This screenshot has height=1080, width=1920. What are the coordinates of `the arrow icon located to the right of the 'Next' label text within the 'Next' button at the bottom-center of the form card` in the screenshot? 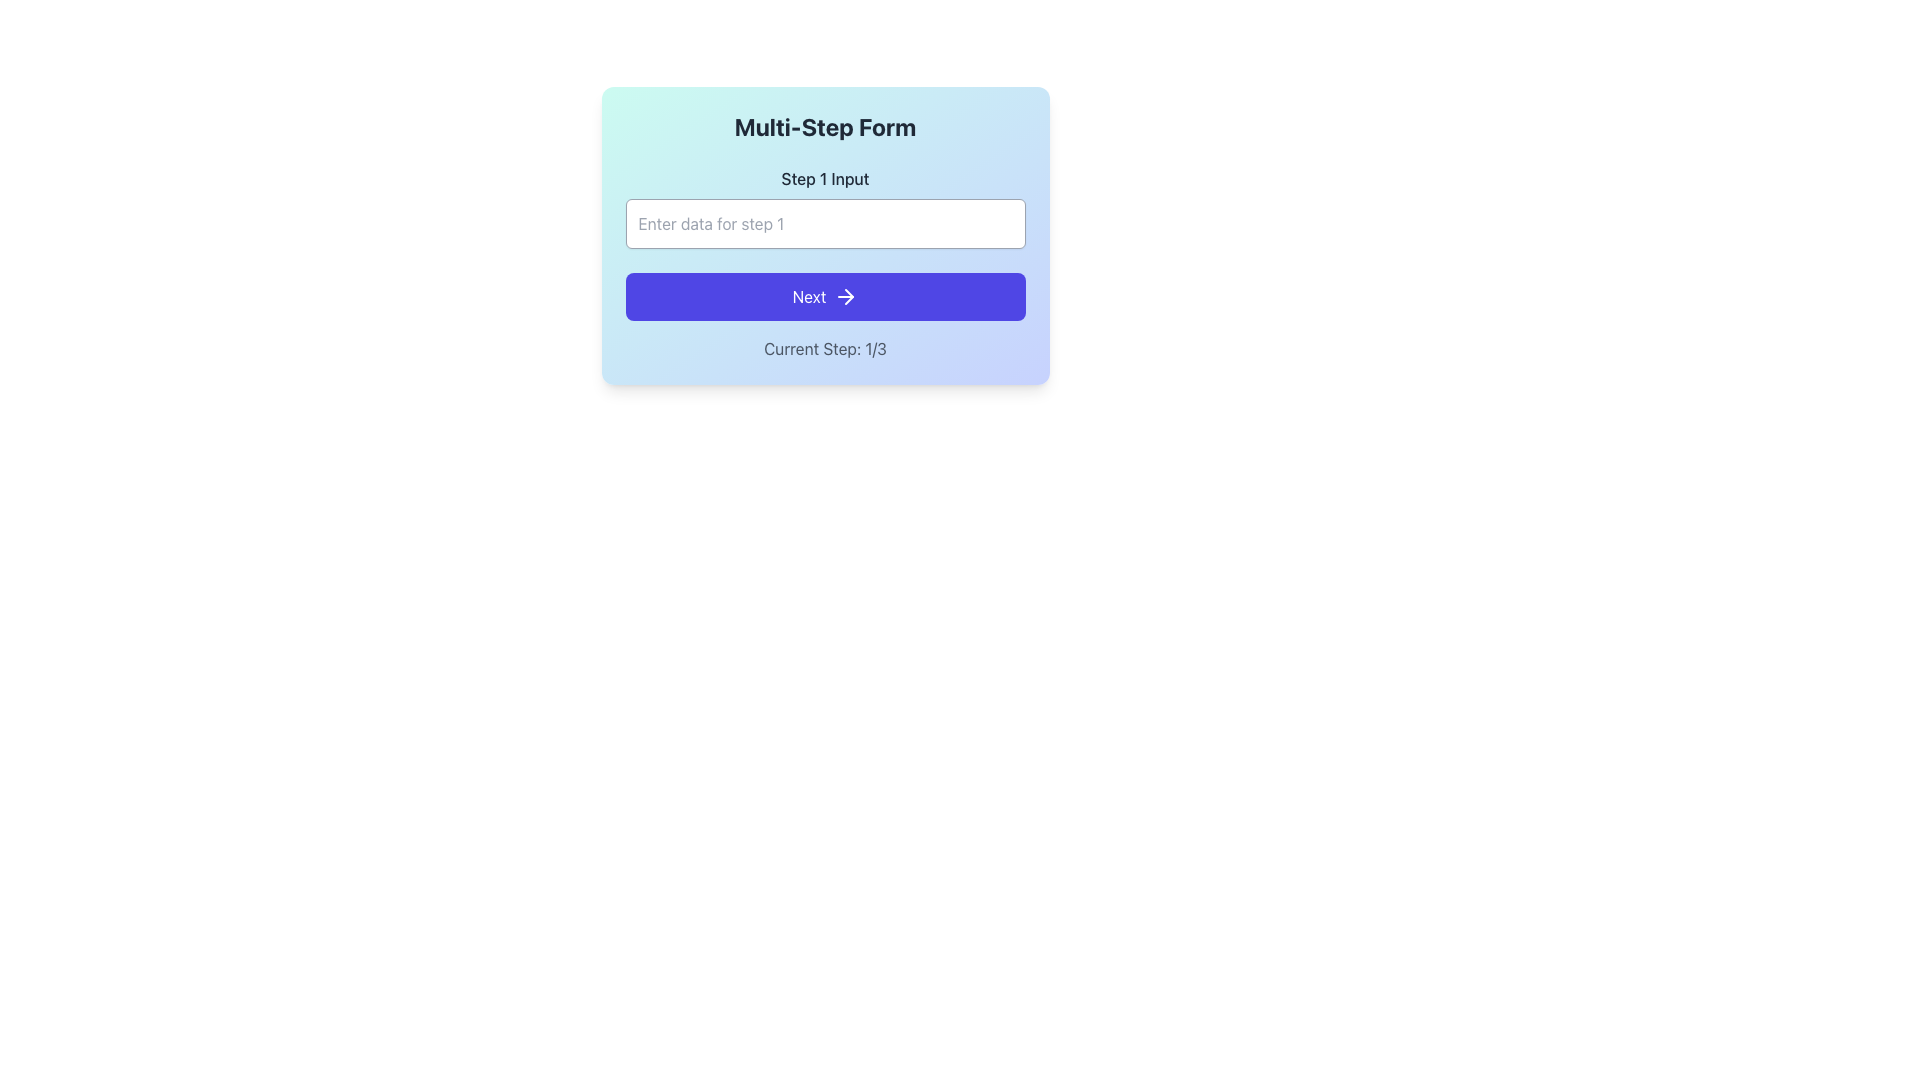 It's located at (846, 297).